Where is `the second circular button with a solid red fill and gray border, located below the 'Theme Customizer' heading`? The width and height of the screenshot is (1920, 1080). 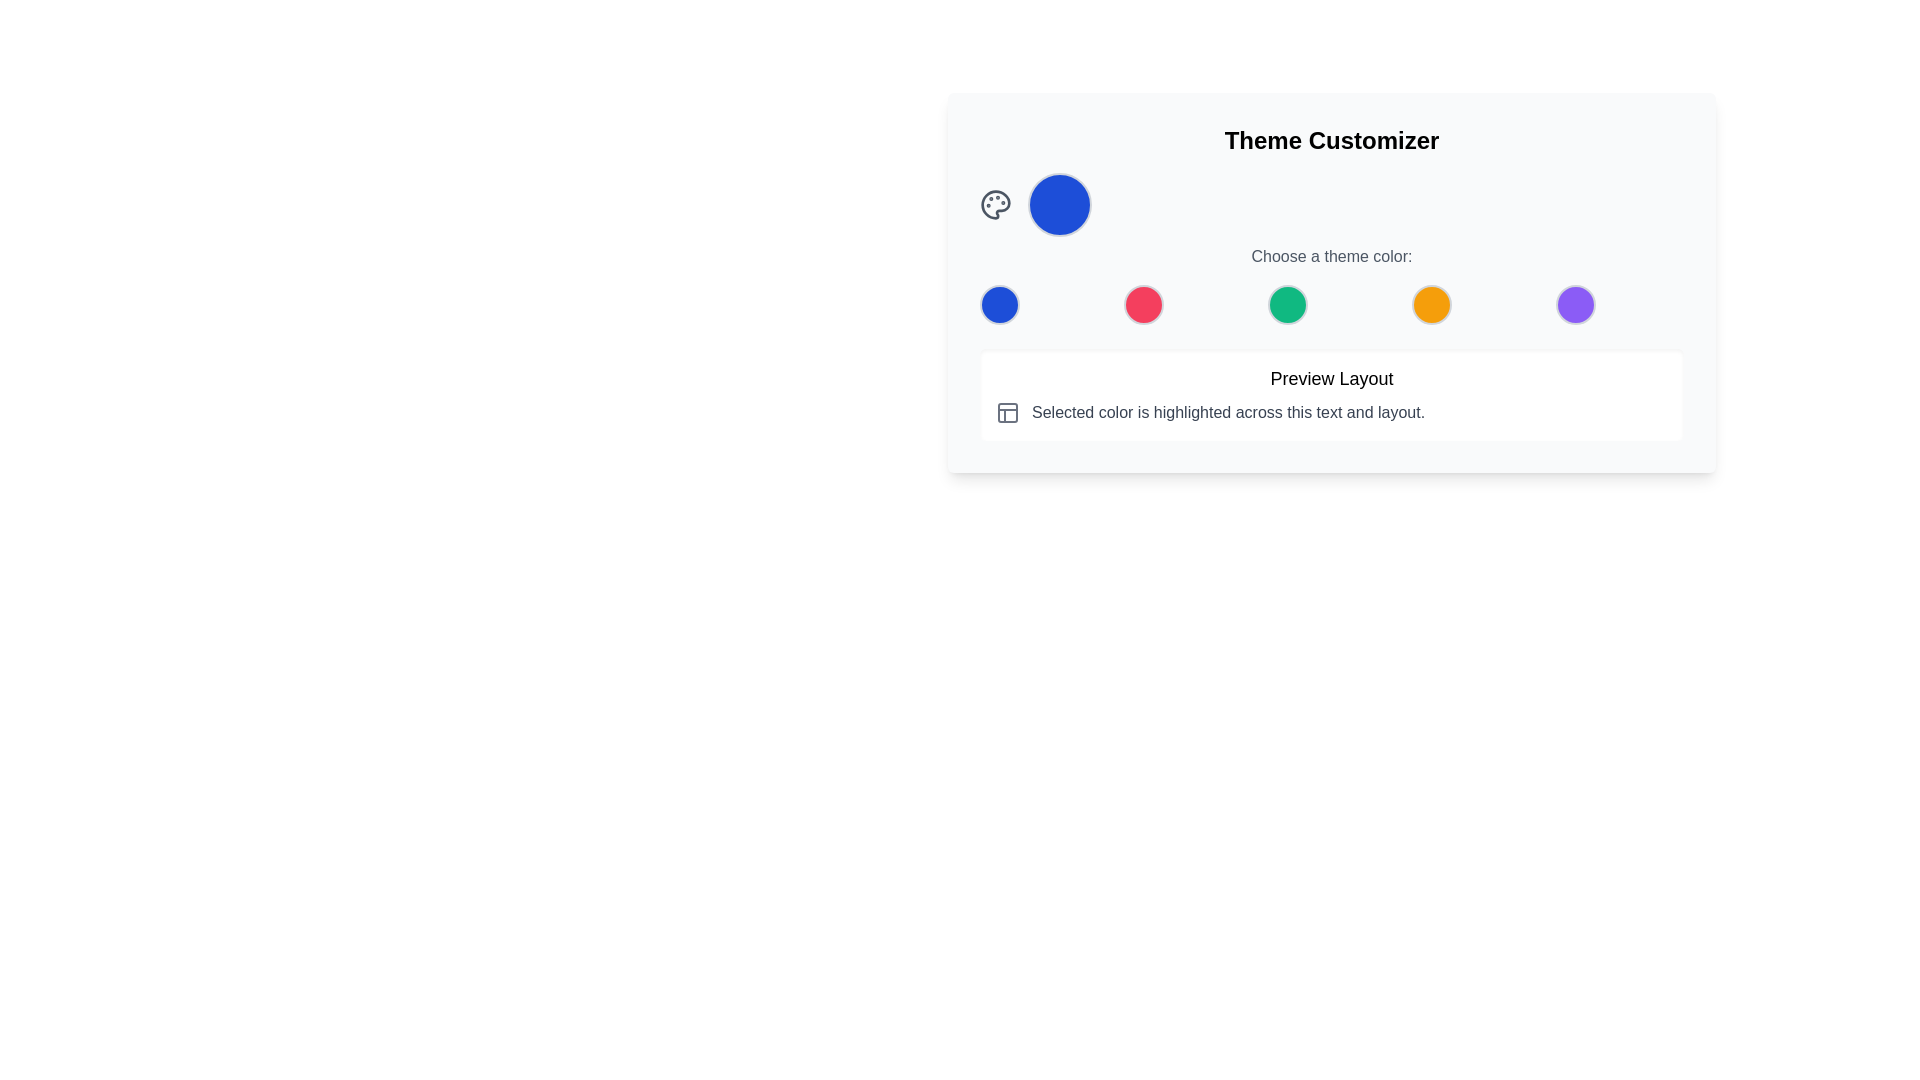 the second circular button with a solid red fill and gray border, located below the 'Theme Customizer' heading is located at coordinates (1143, 304).